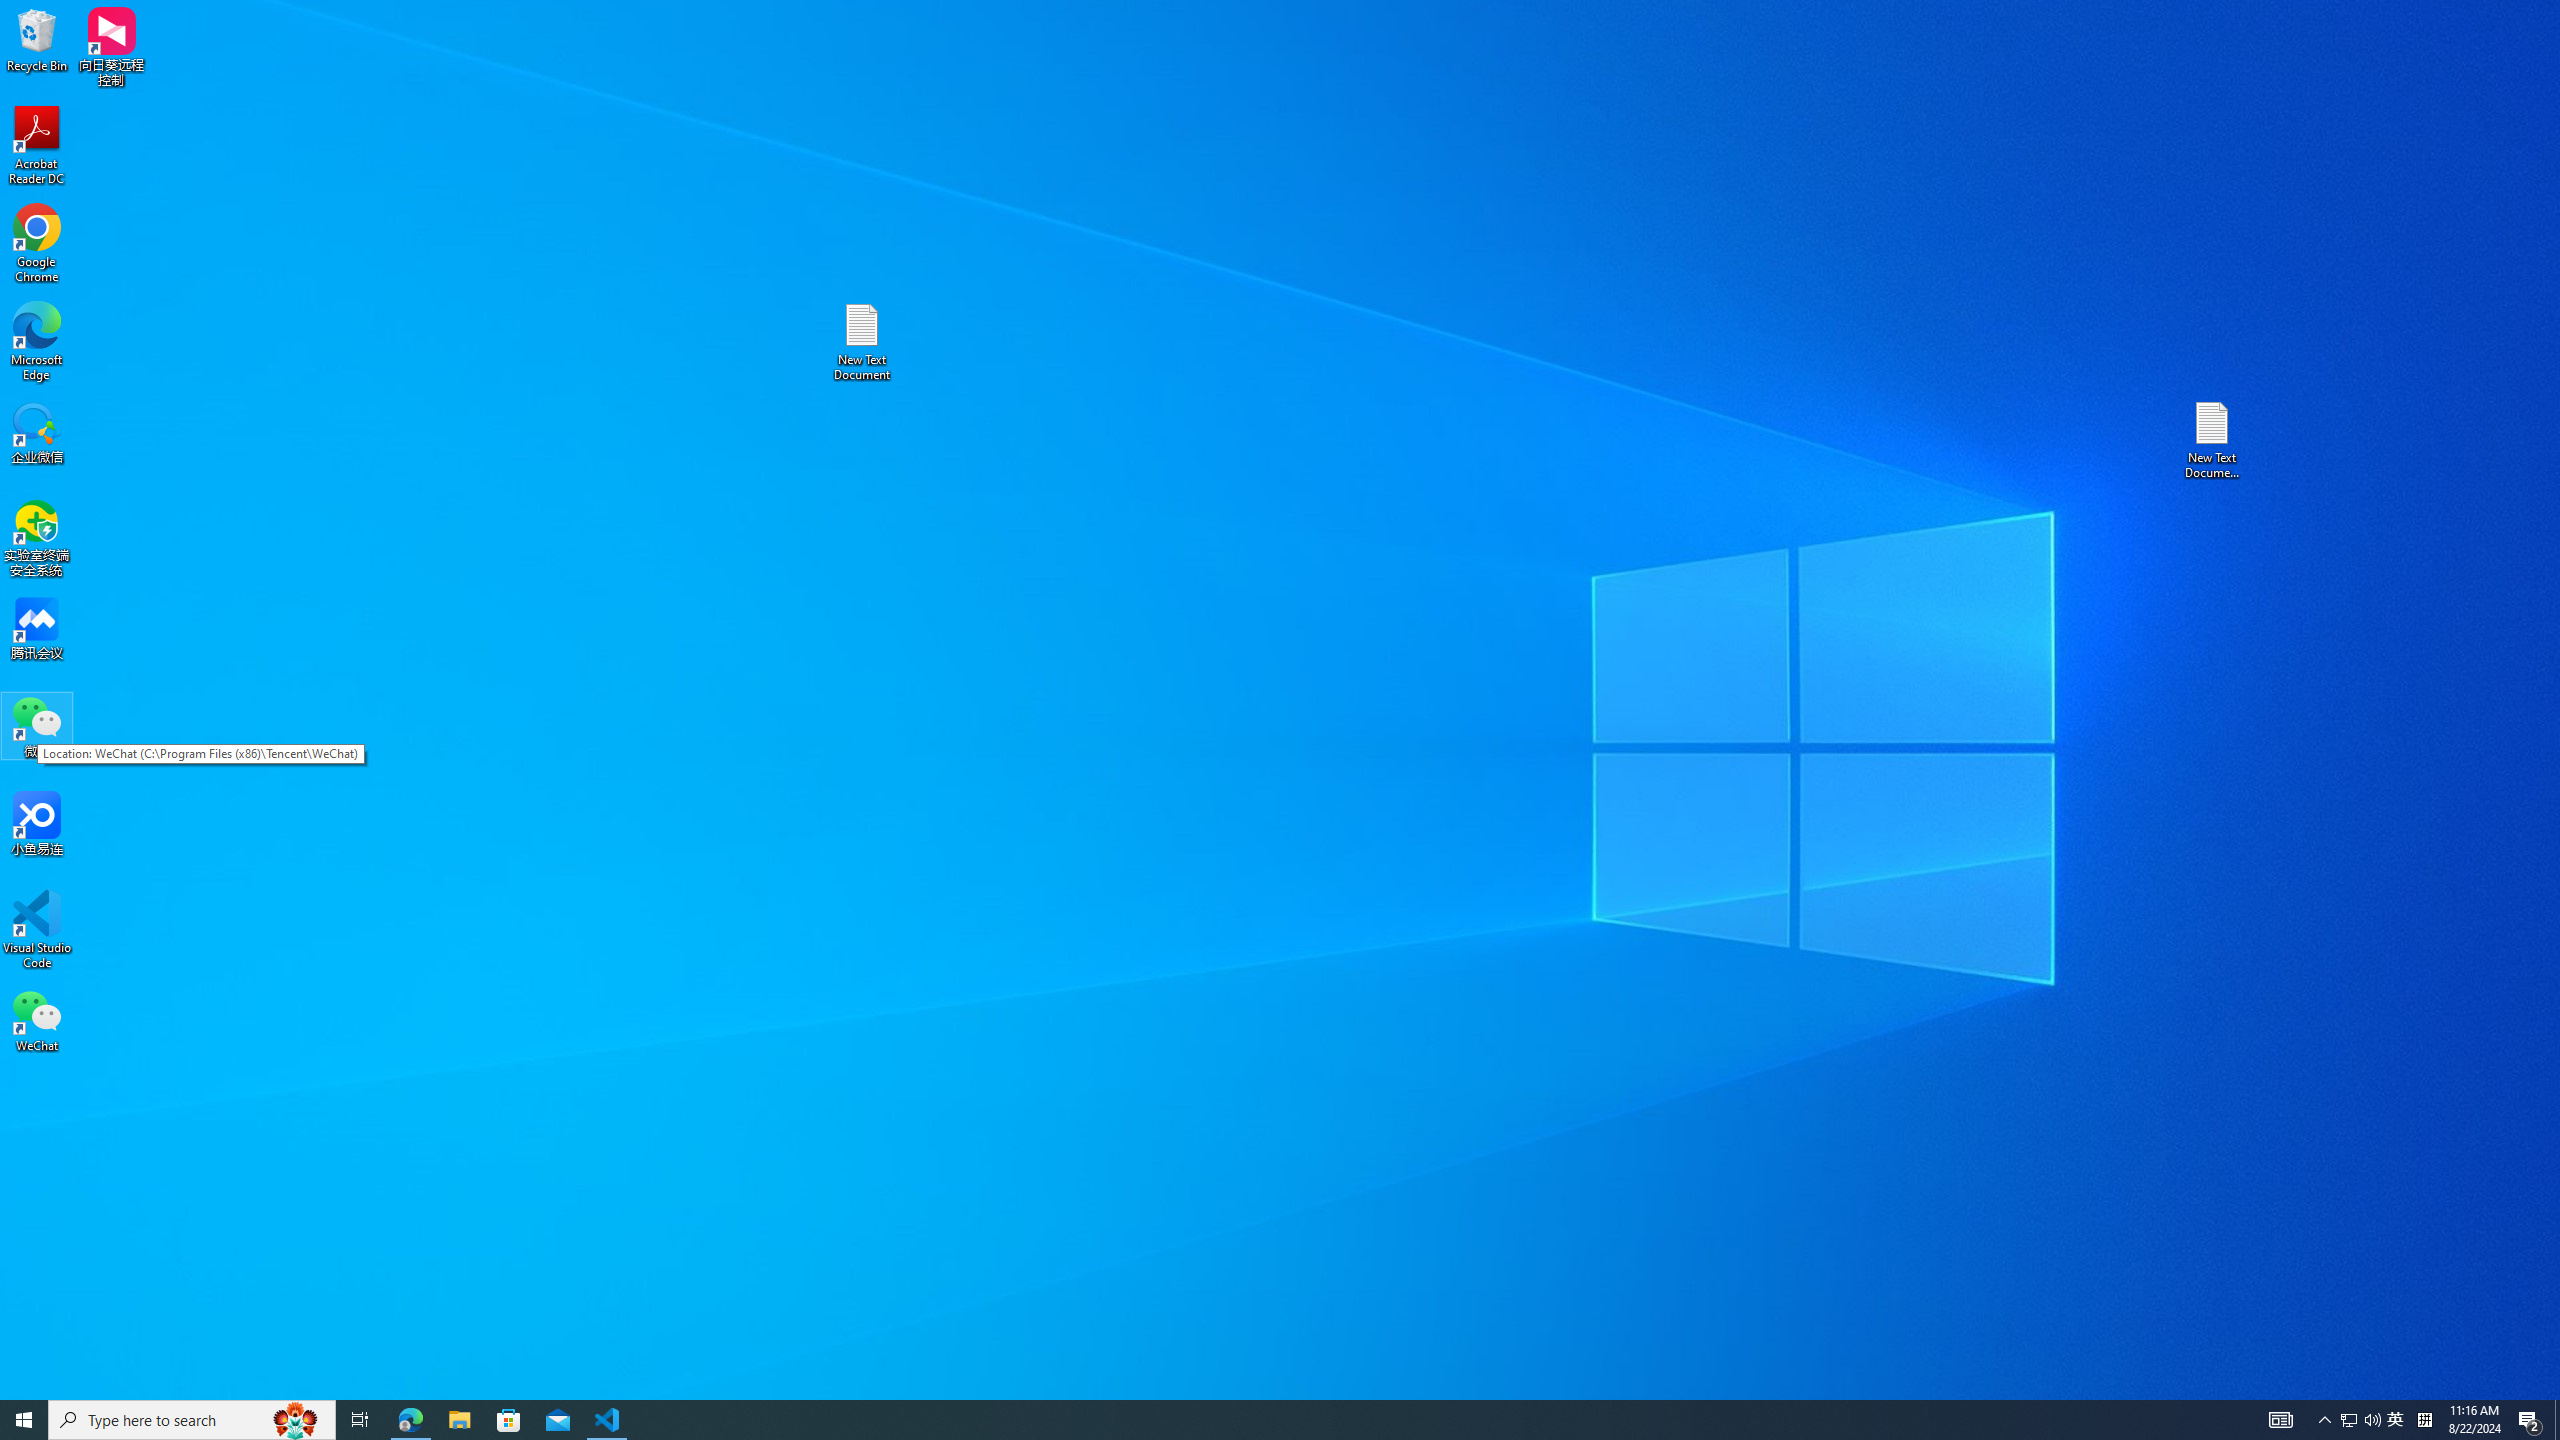 The height and width of the screenshot is (1440, 2560). I want to click on 'AutomationID: 4105', so click(2279, 1418).